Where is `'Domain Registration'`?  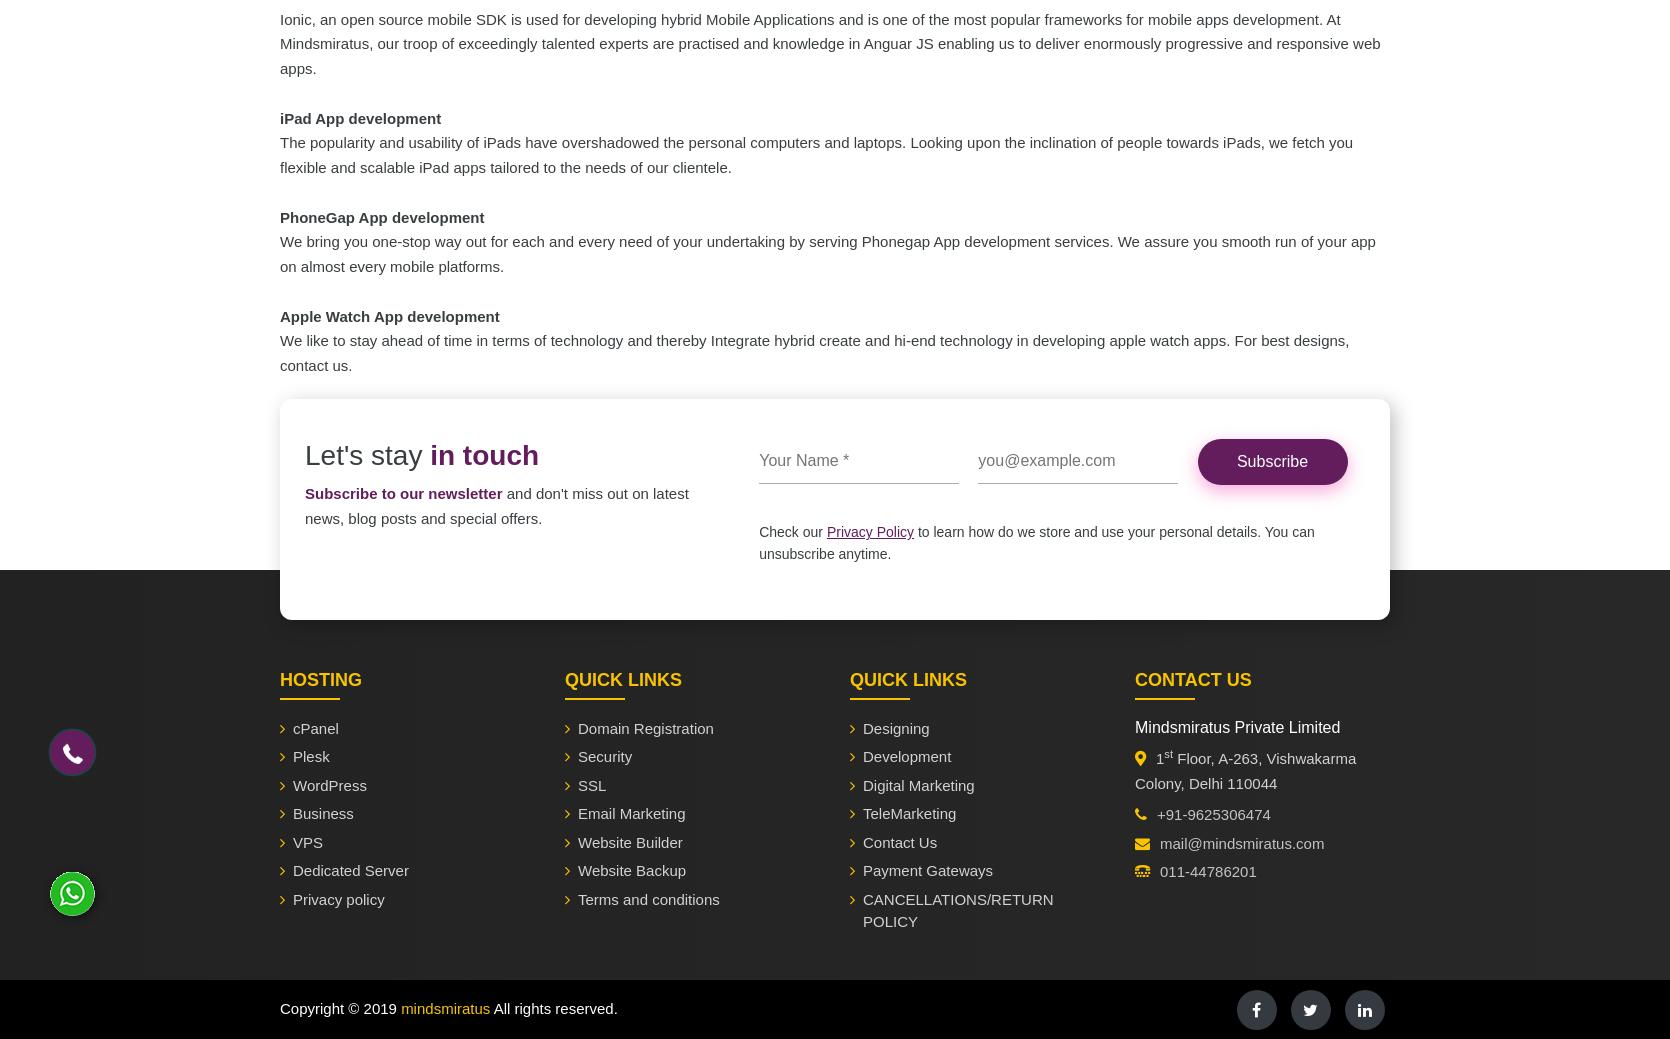
'Domain Registration' is located at coordinates (644, 726).